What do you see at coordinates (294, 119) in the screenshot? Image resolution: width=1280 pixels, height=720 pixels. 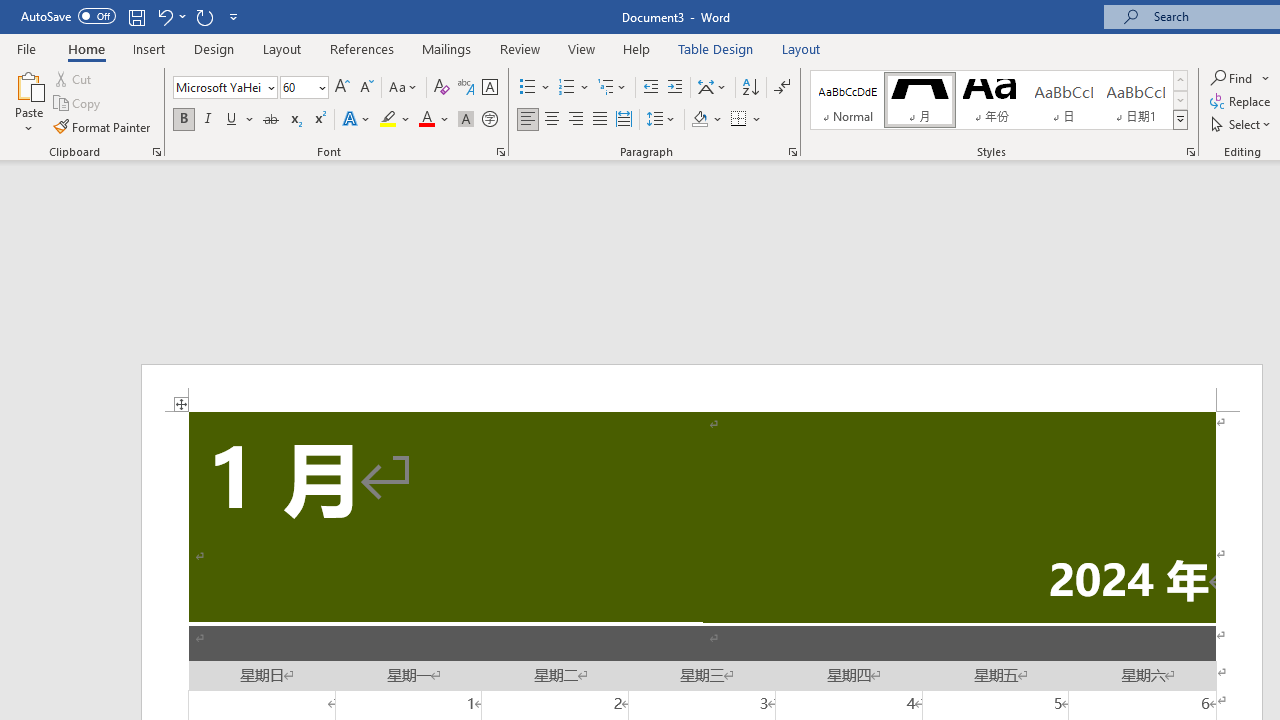 I see `'Subscript'` at bounding box center [294, 119].